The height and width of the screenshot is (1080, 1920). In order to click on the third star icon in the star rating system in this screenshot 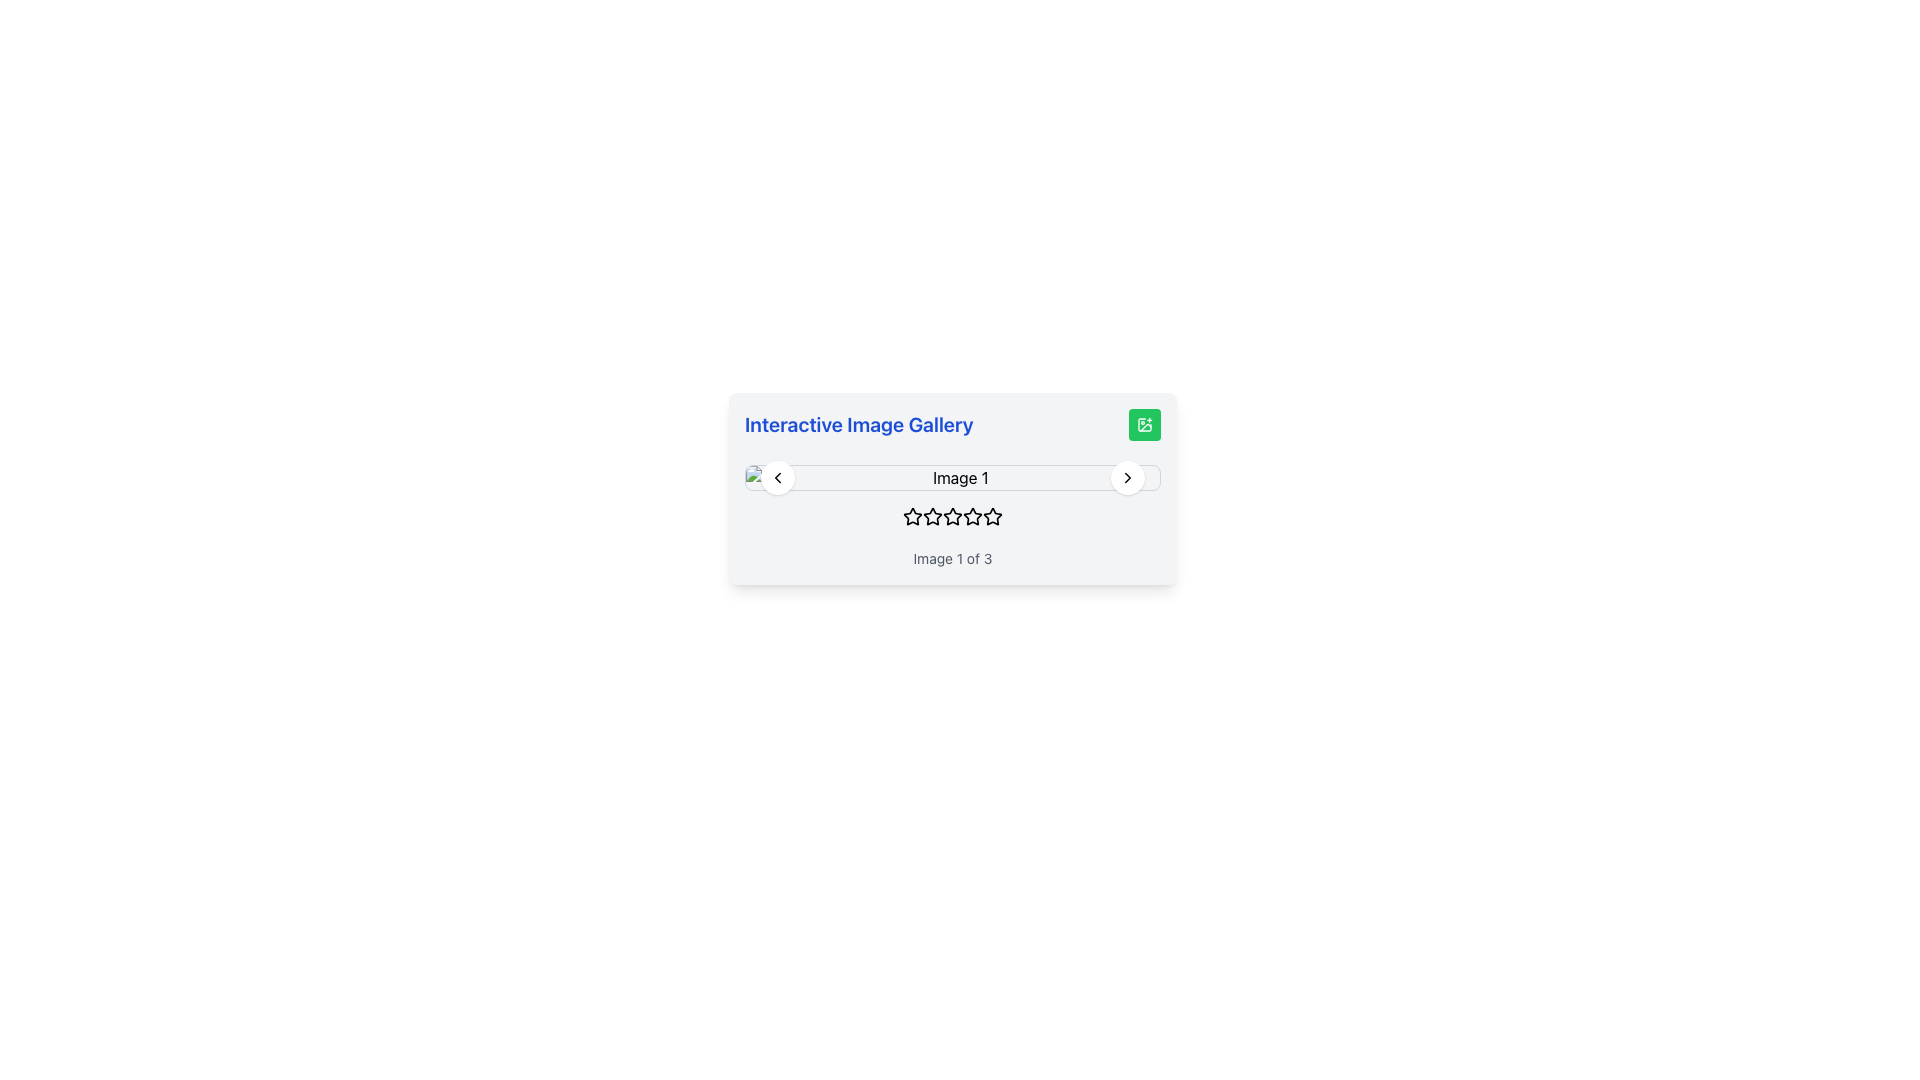, I will do `click(952, 515)`.